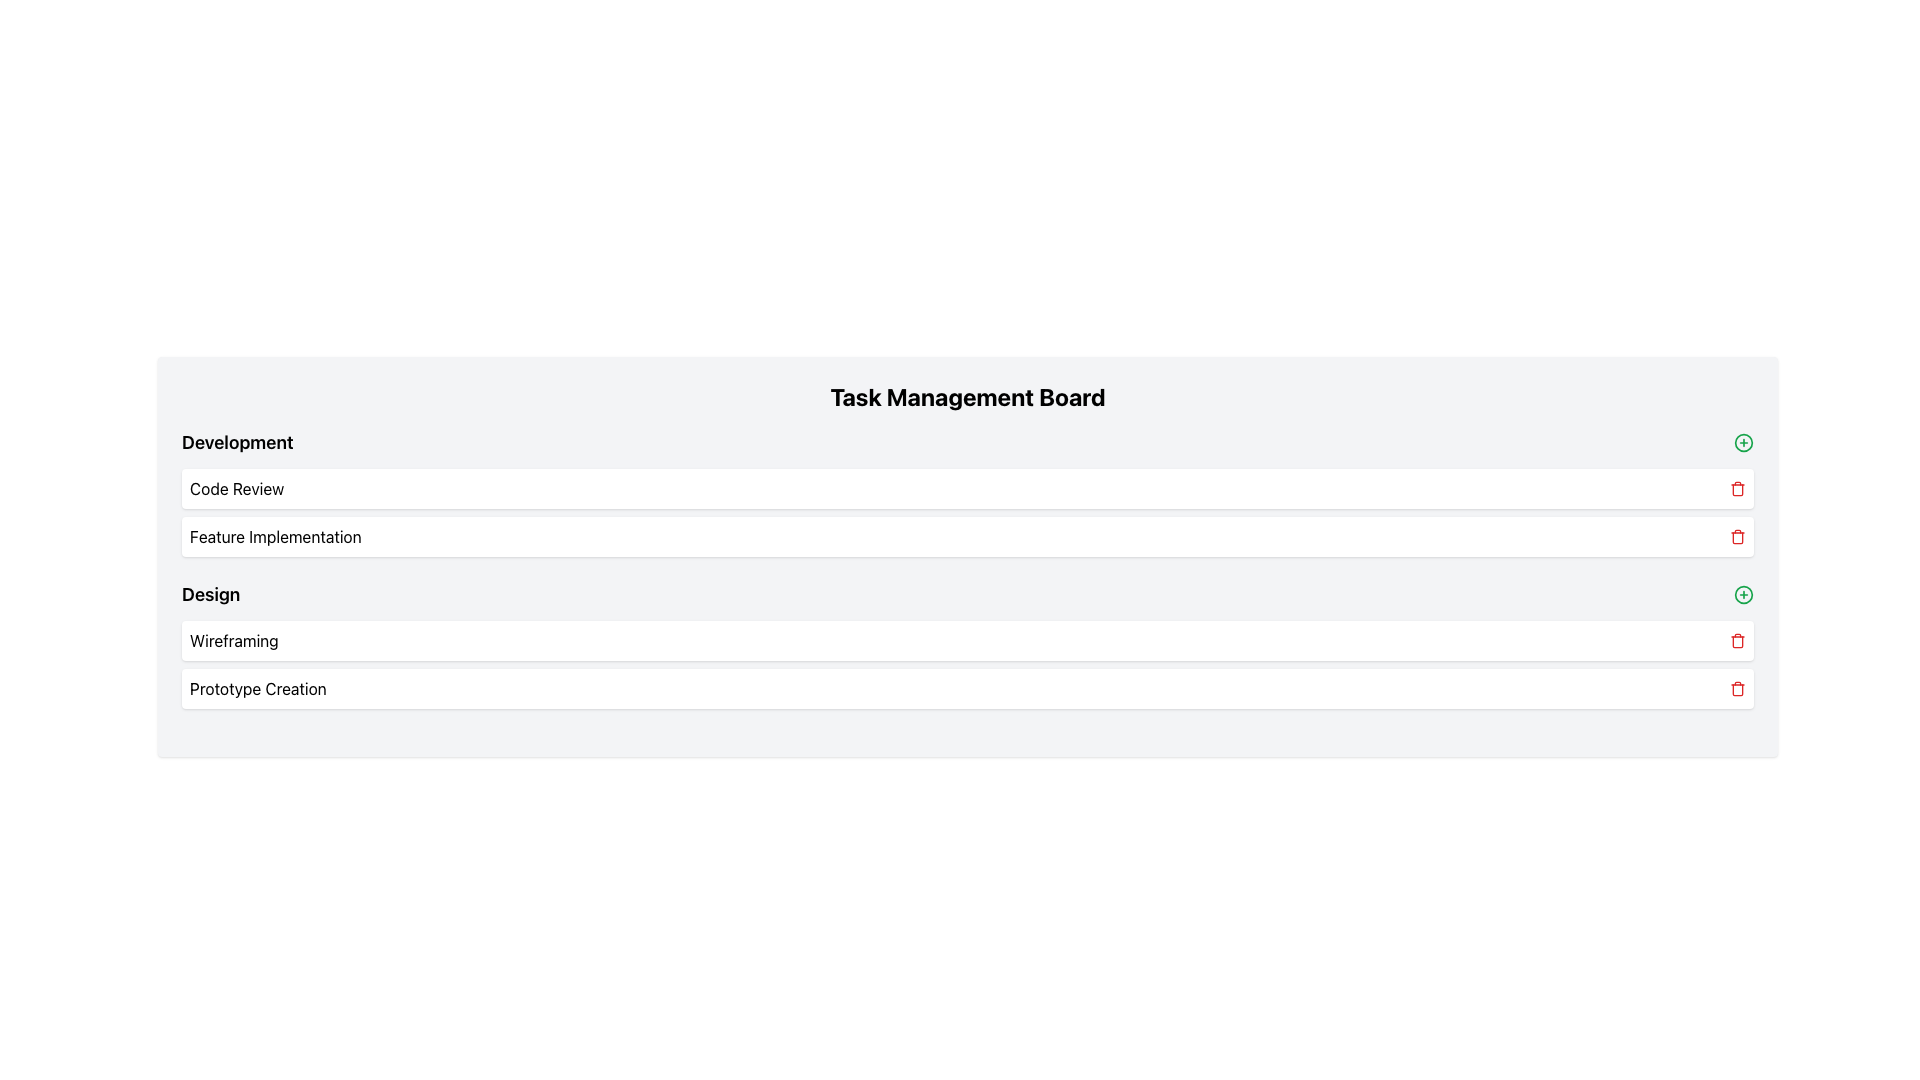 This screenshot has width=1920, height=1080. I want to click on the text label that displays the title of a specific task or feature within the 'Development' section, located below 'Code Review', so click(274, 535).